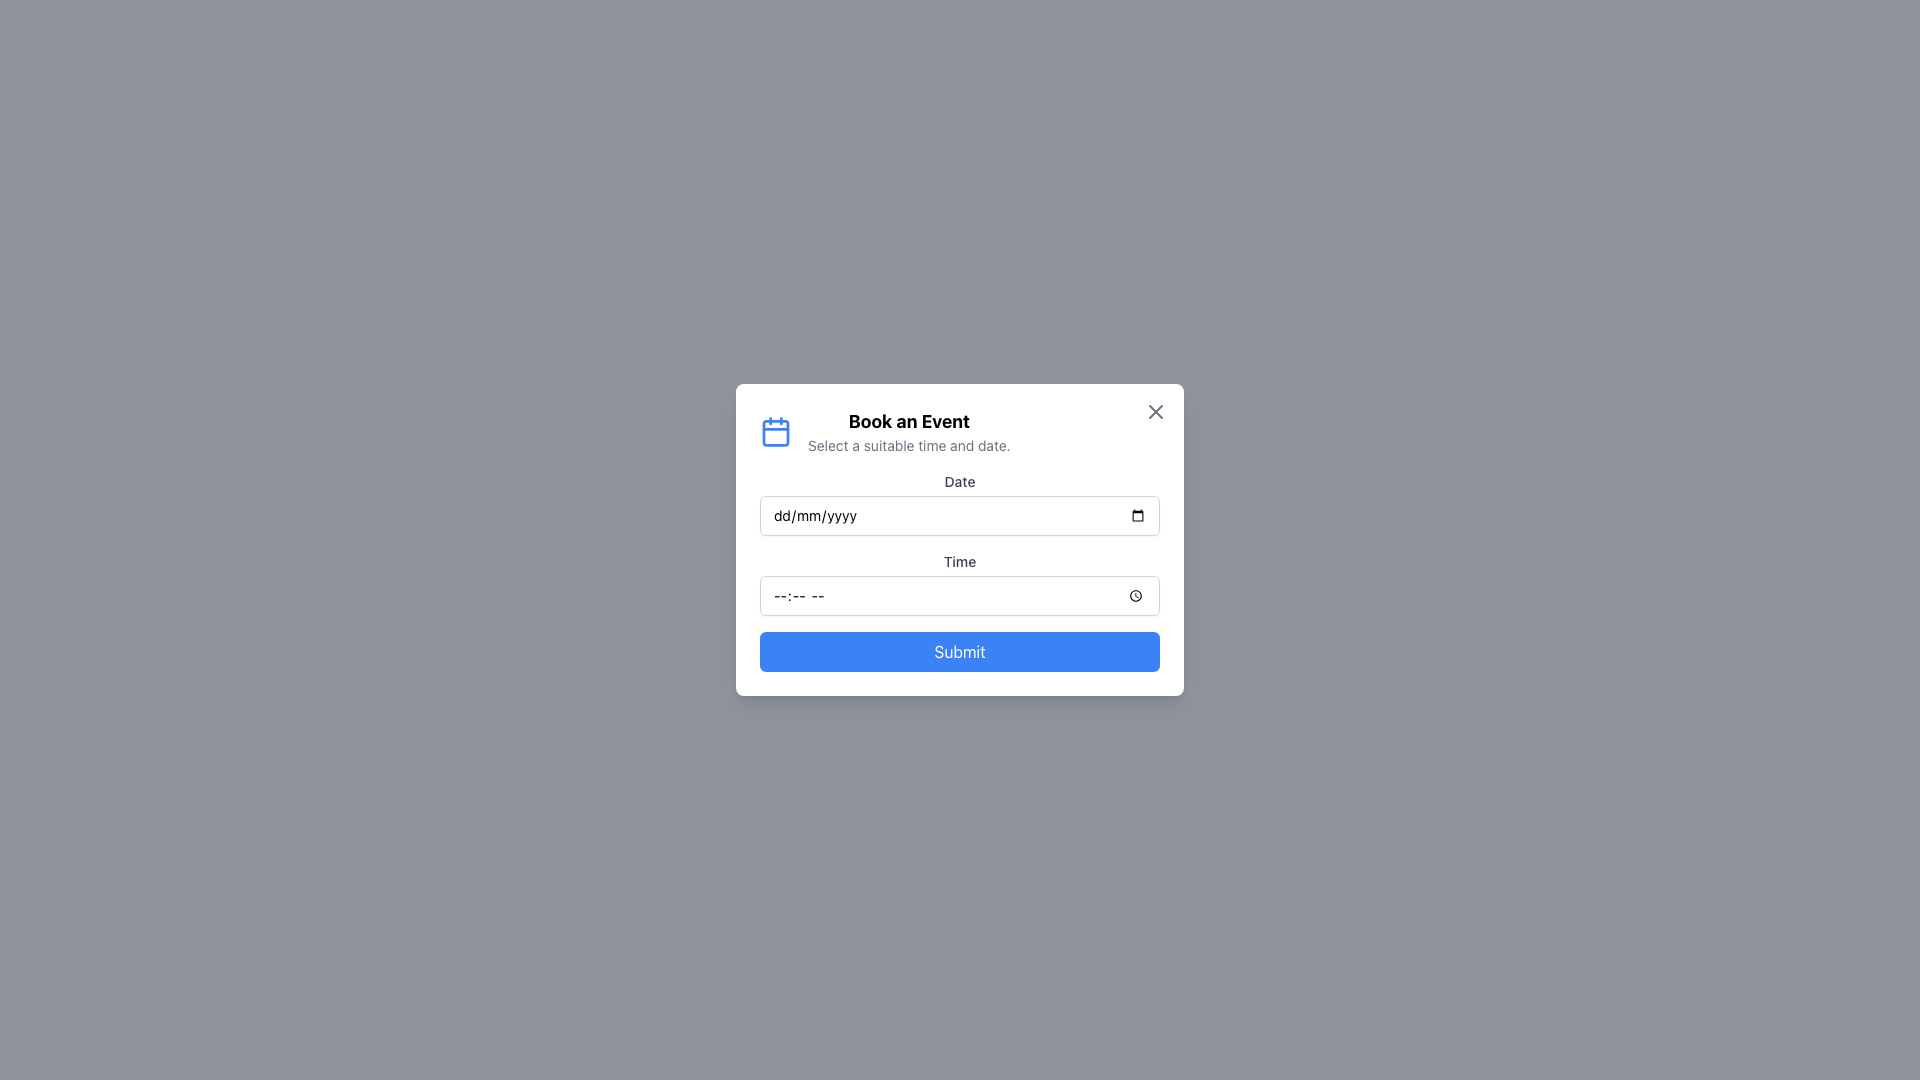  Describe the element at coordinates (960, 562) in the screenshot. I see `the 'Time' label in the 'Book an Event' modal, which identifies the purpose of the time input field below it` at that location.